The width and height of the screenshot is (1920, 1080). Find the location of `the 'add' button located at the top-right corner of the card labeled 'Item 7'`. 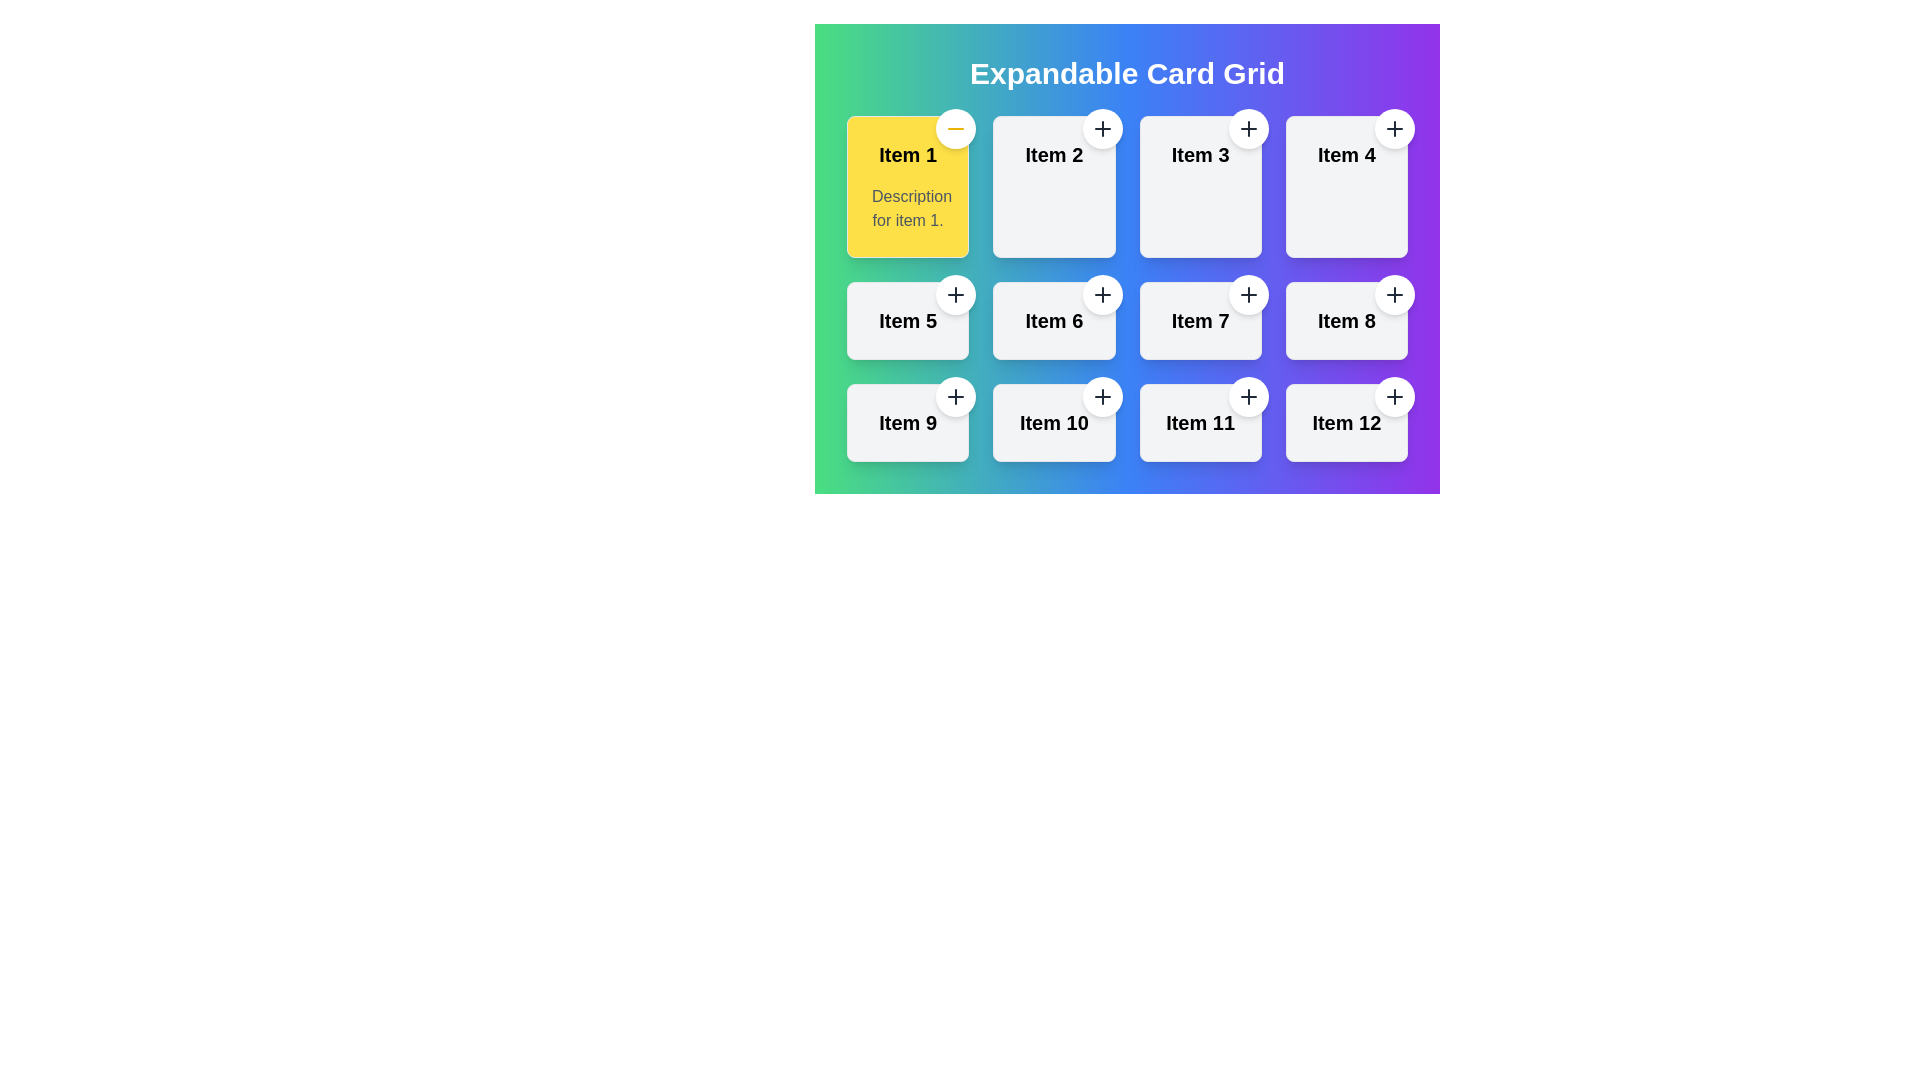

the 'add' button located at the top-right corner of the card labeled 'Item 7' is located at coordinates (1247, 294).